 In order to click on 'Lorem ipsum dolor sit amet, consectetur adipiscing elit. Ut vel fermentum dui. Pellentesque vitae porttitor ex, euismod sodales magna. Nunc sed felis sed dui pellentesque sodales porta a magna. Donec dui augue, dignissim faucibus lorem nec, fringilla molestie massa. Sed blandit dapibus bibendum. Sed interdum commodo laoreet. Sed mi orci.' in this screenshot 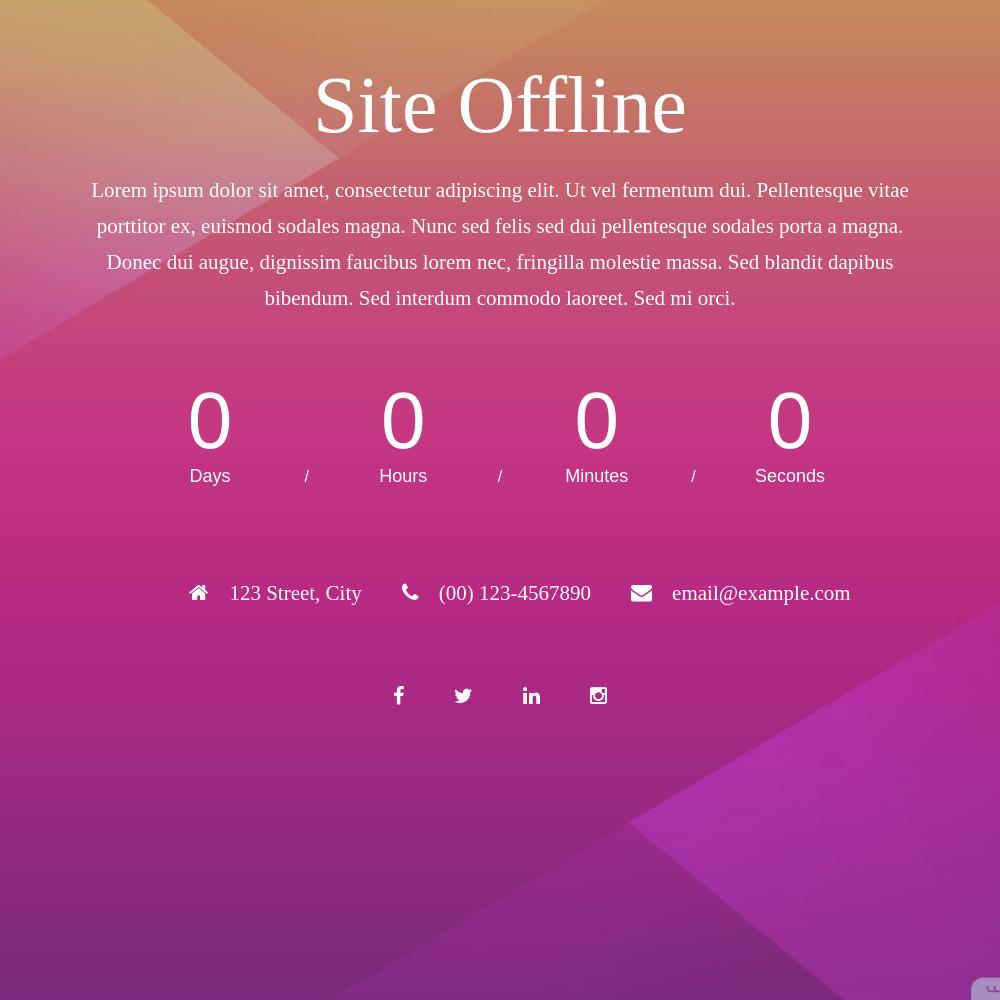, I will do `click(498, 243)`.